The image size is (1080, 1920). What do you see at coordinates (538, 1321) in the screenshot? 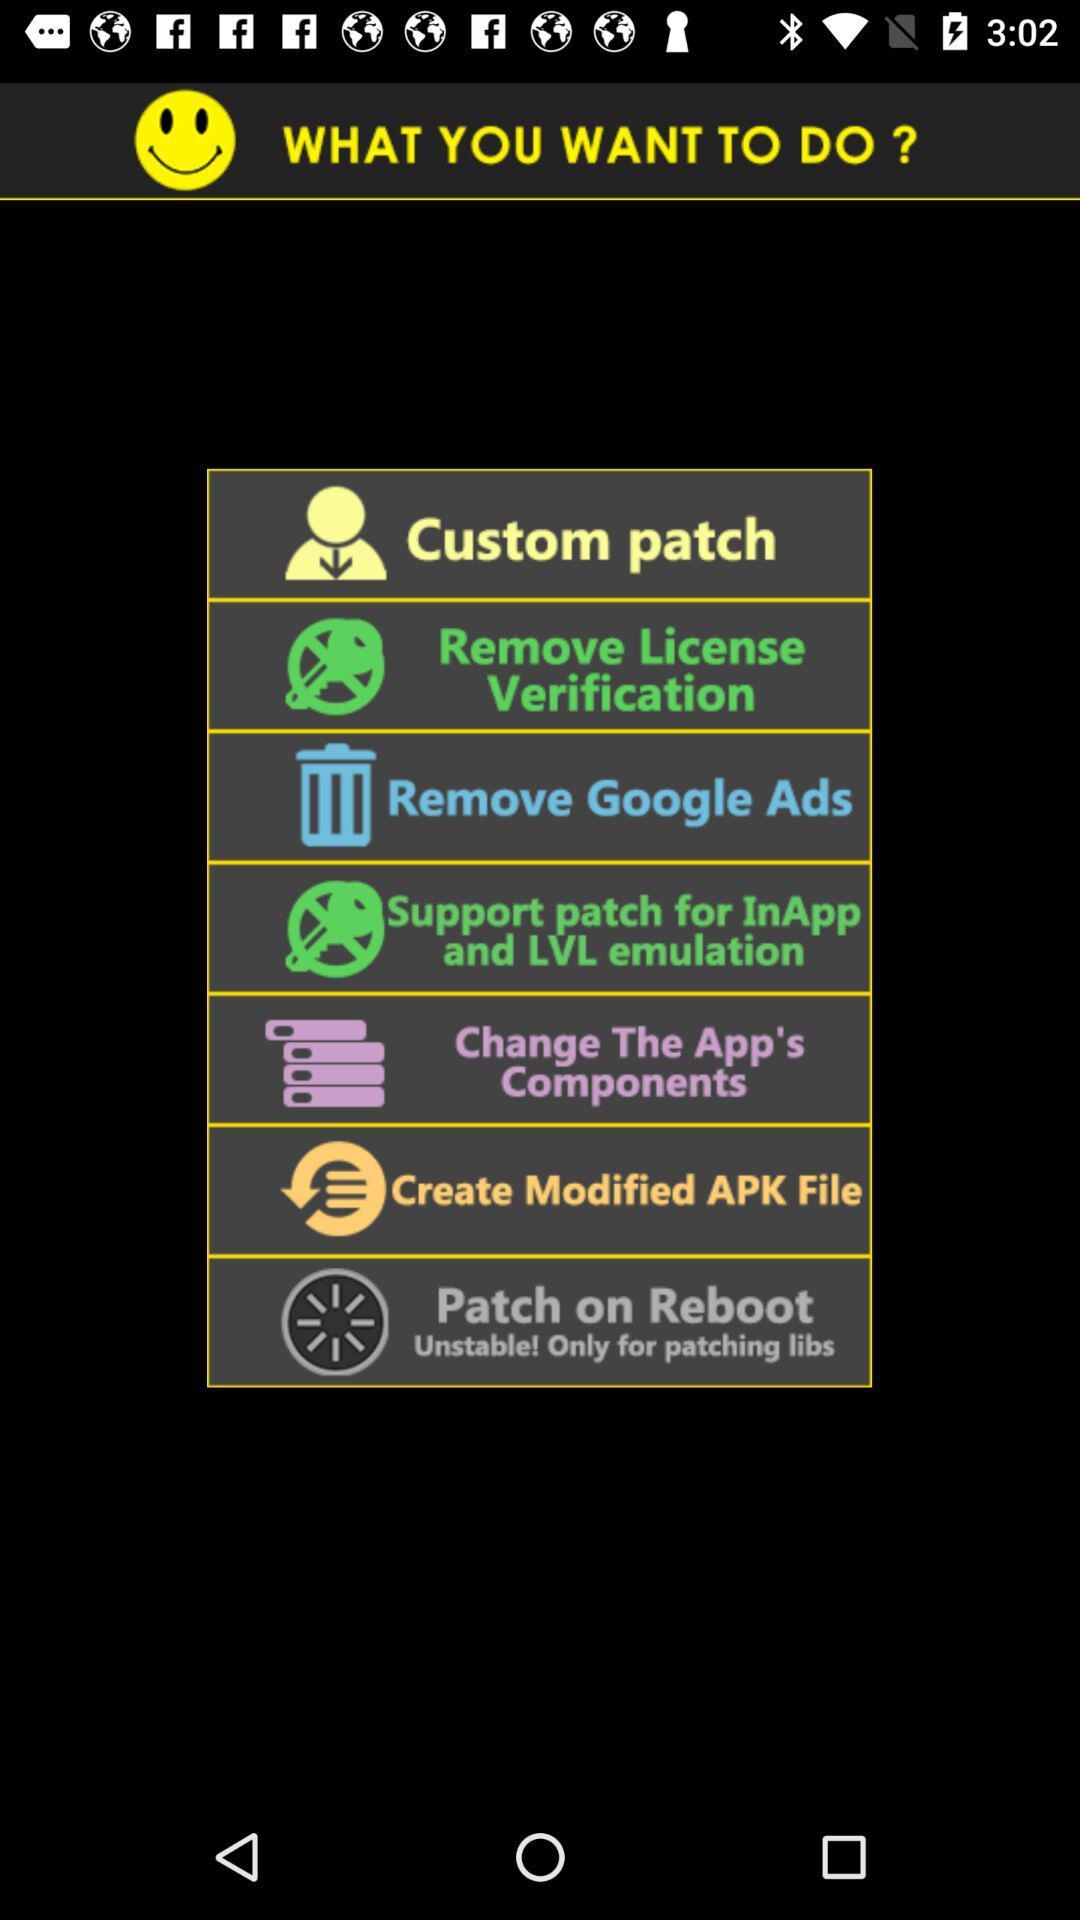
I see `menu option` at bounding box center [538, 1321].